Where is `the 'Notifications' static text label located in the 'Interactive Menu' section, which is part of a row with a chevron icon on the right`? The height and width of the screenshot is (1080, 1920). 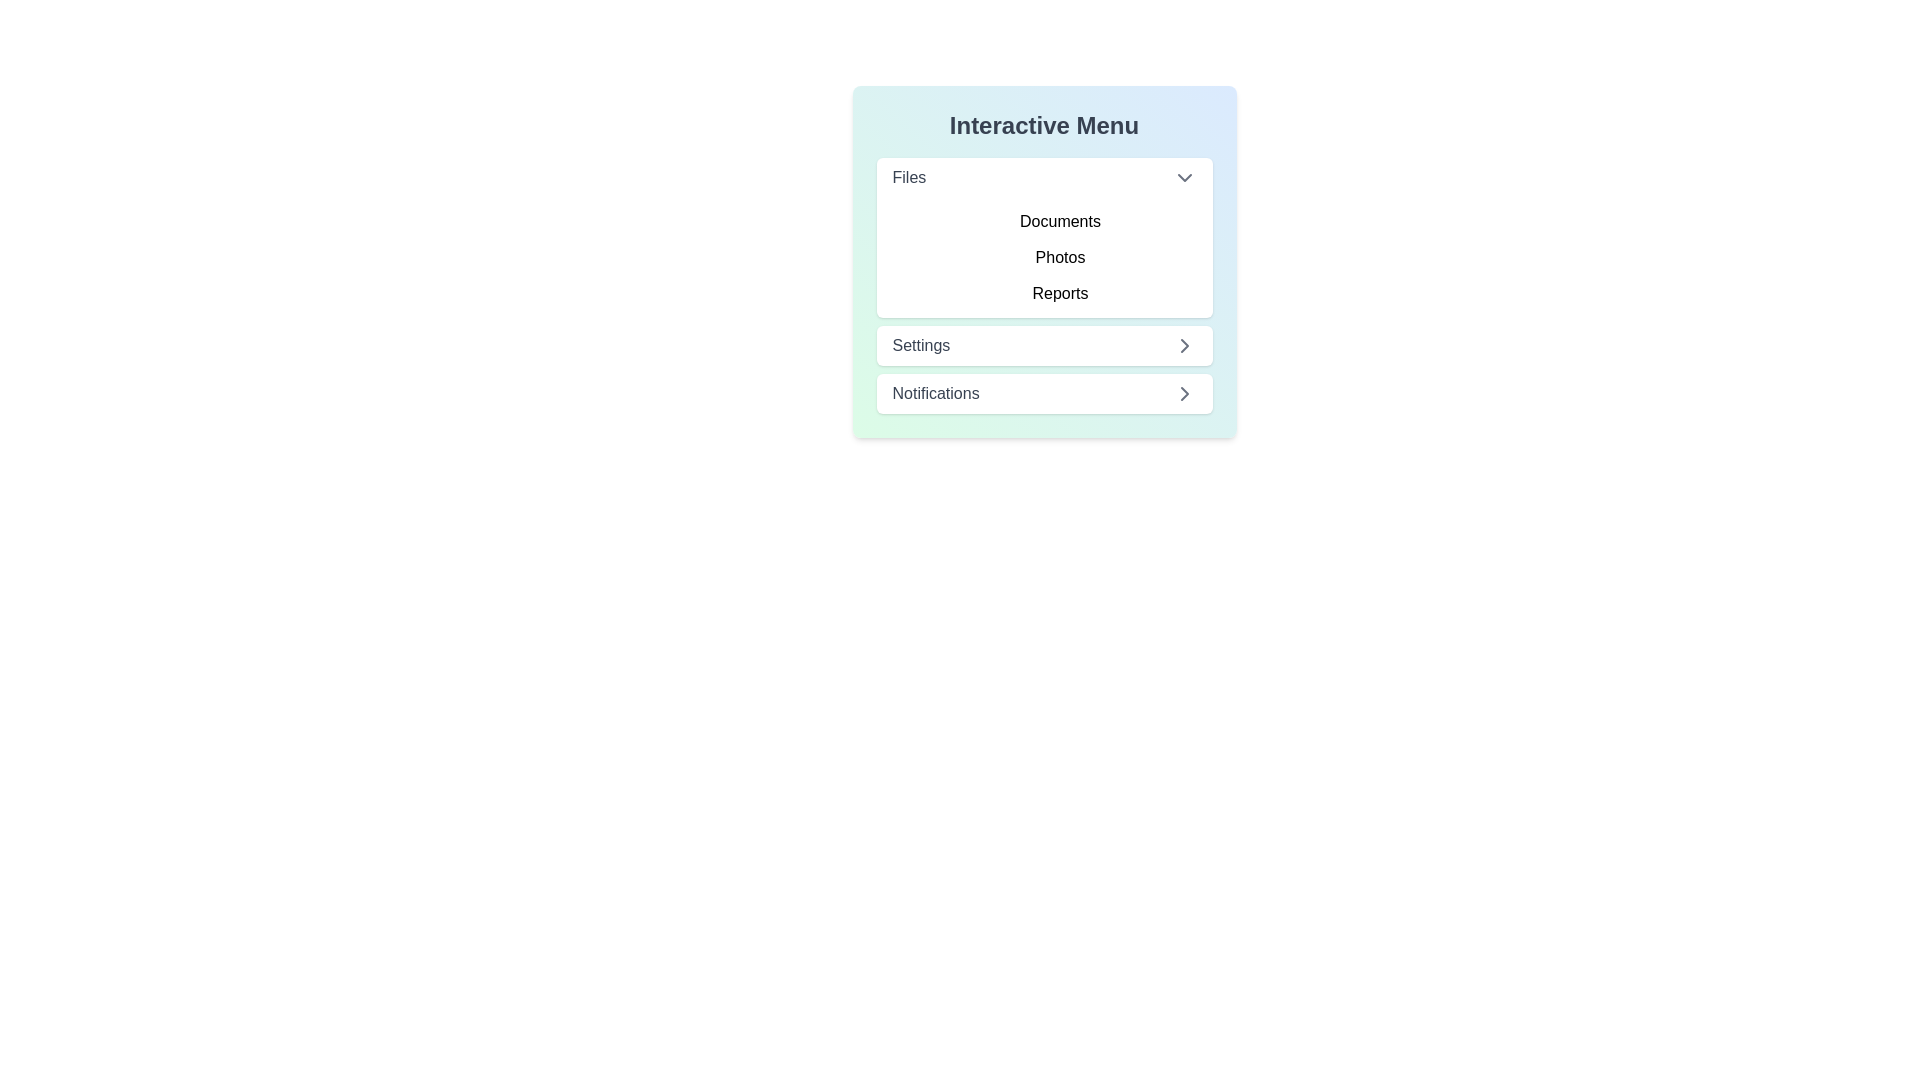
the 'Notifications' static text label located in the 'Interactive Menu' section, which is part of a row with a chevron icon on the right is located at coordinates (935, 393).